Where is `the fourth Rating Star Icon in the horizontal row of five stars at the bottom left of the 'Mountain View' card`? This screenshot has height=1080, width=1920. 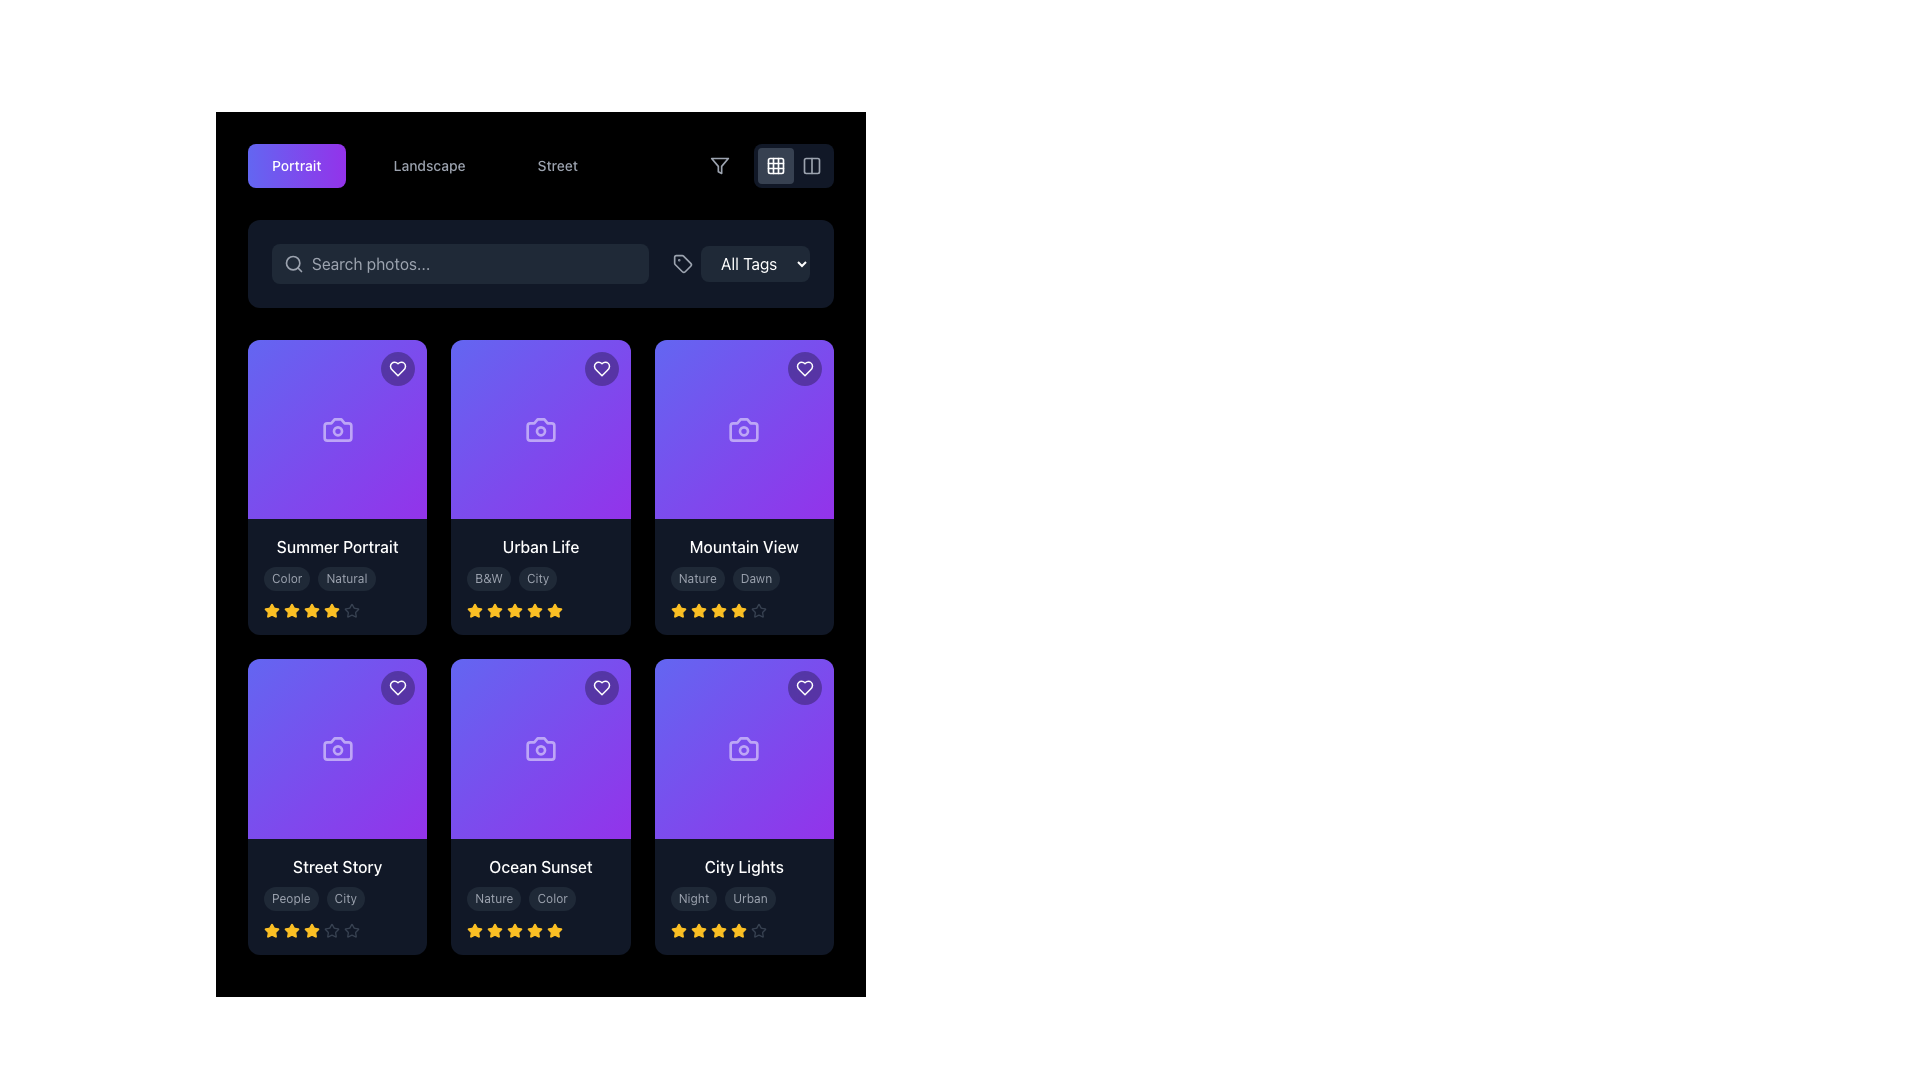 the fourth Rating Star Icon in the horizontal row of five stars at the bottom left of the 'Mountain View' card is located at coordinates (698, 610).